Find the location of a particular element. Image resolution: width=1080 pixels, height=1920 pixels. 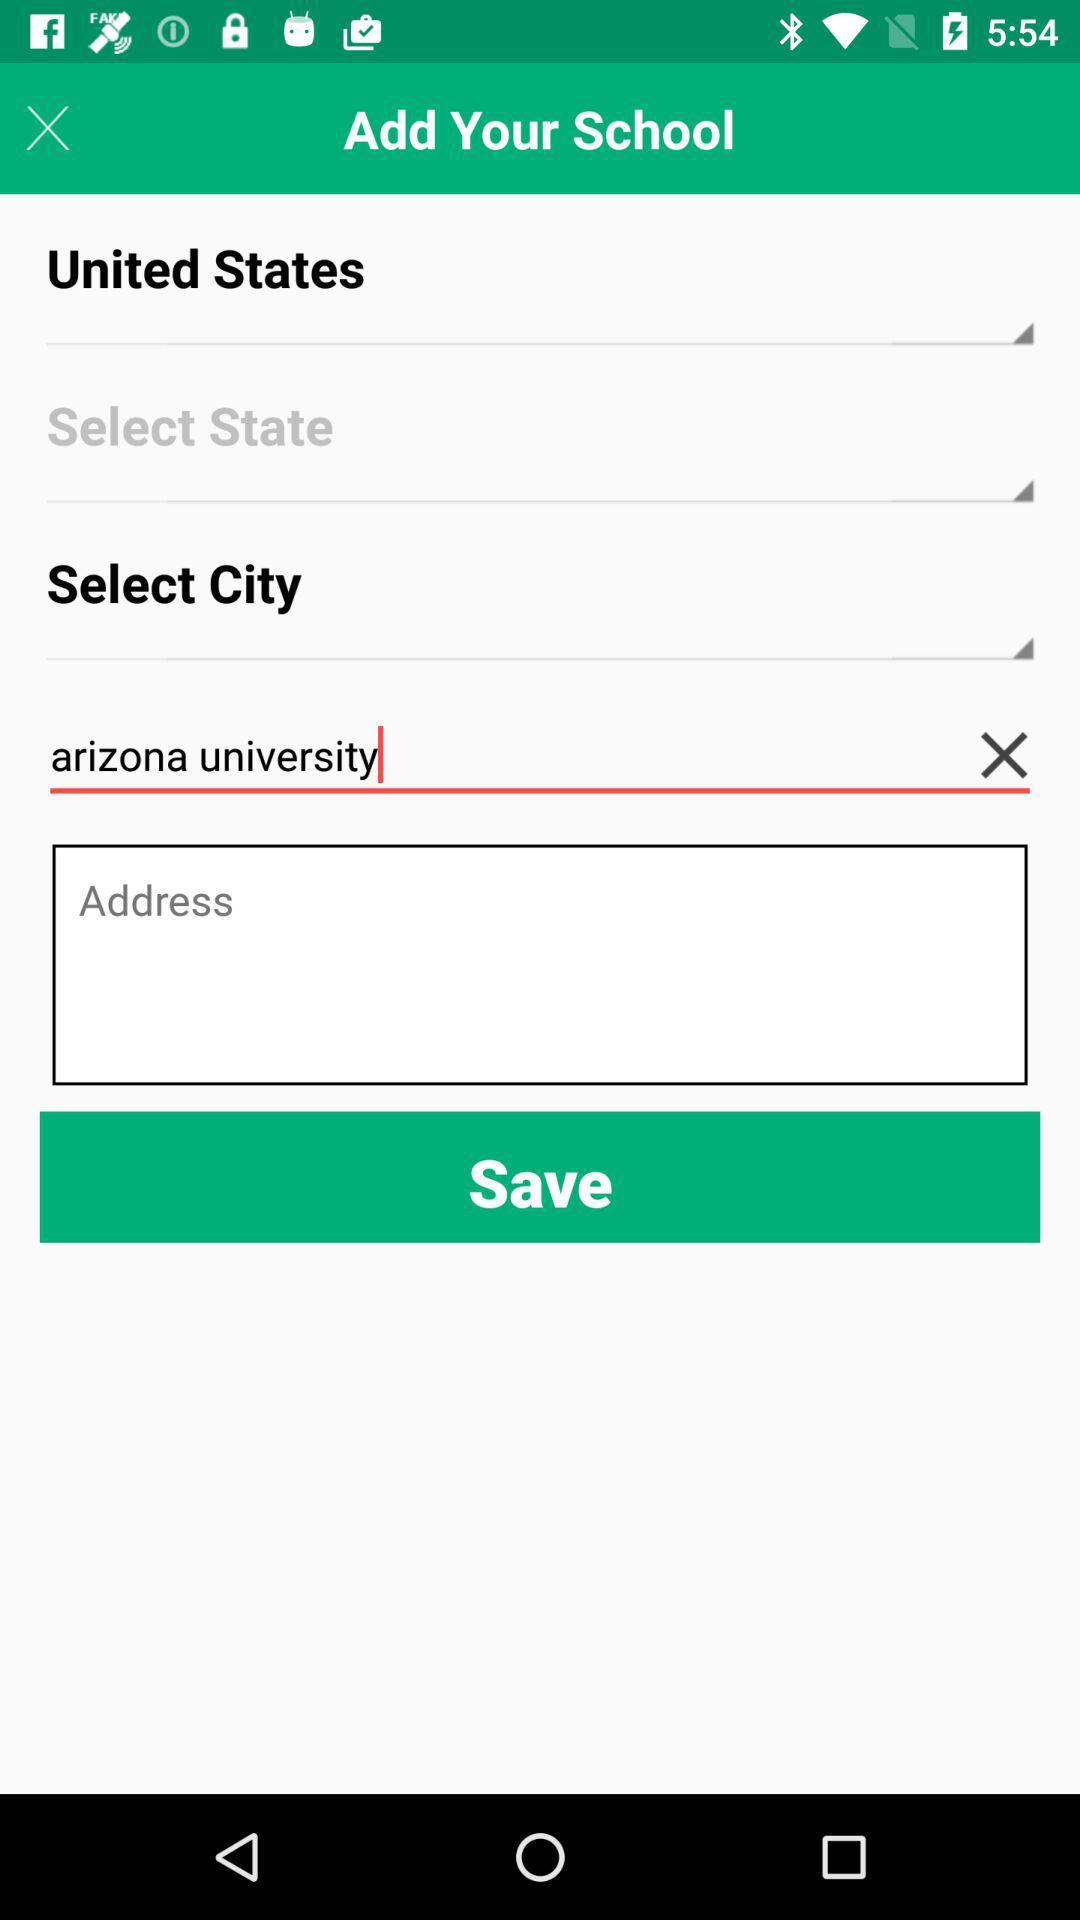

search school is located at coordinates (1019, 754).